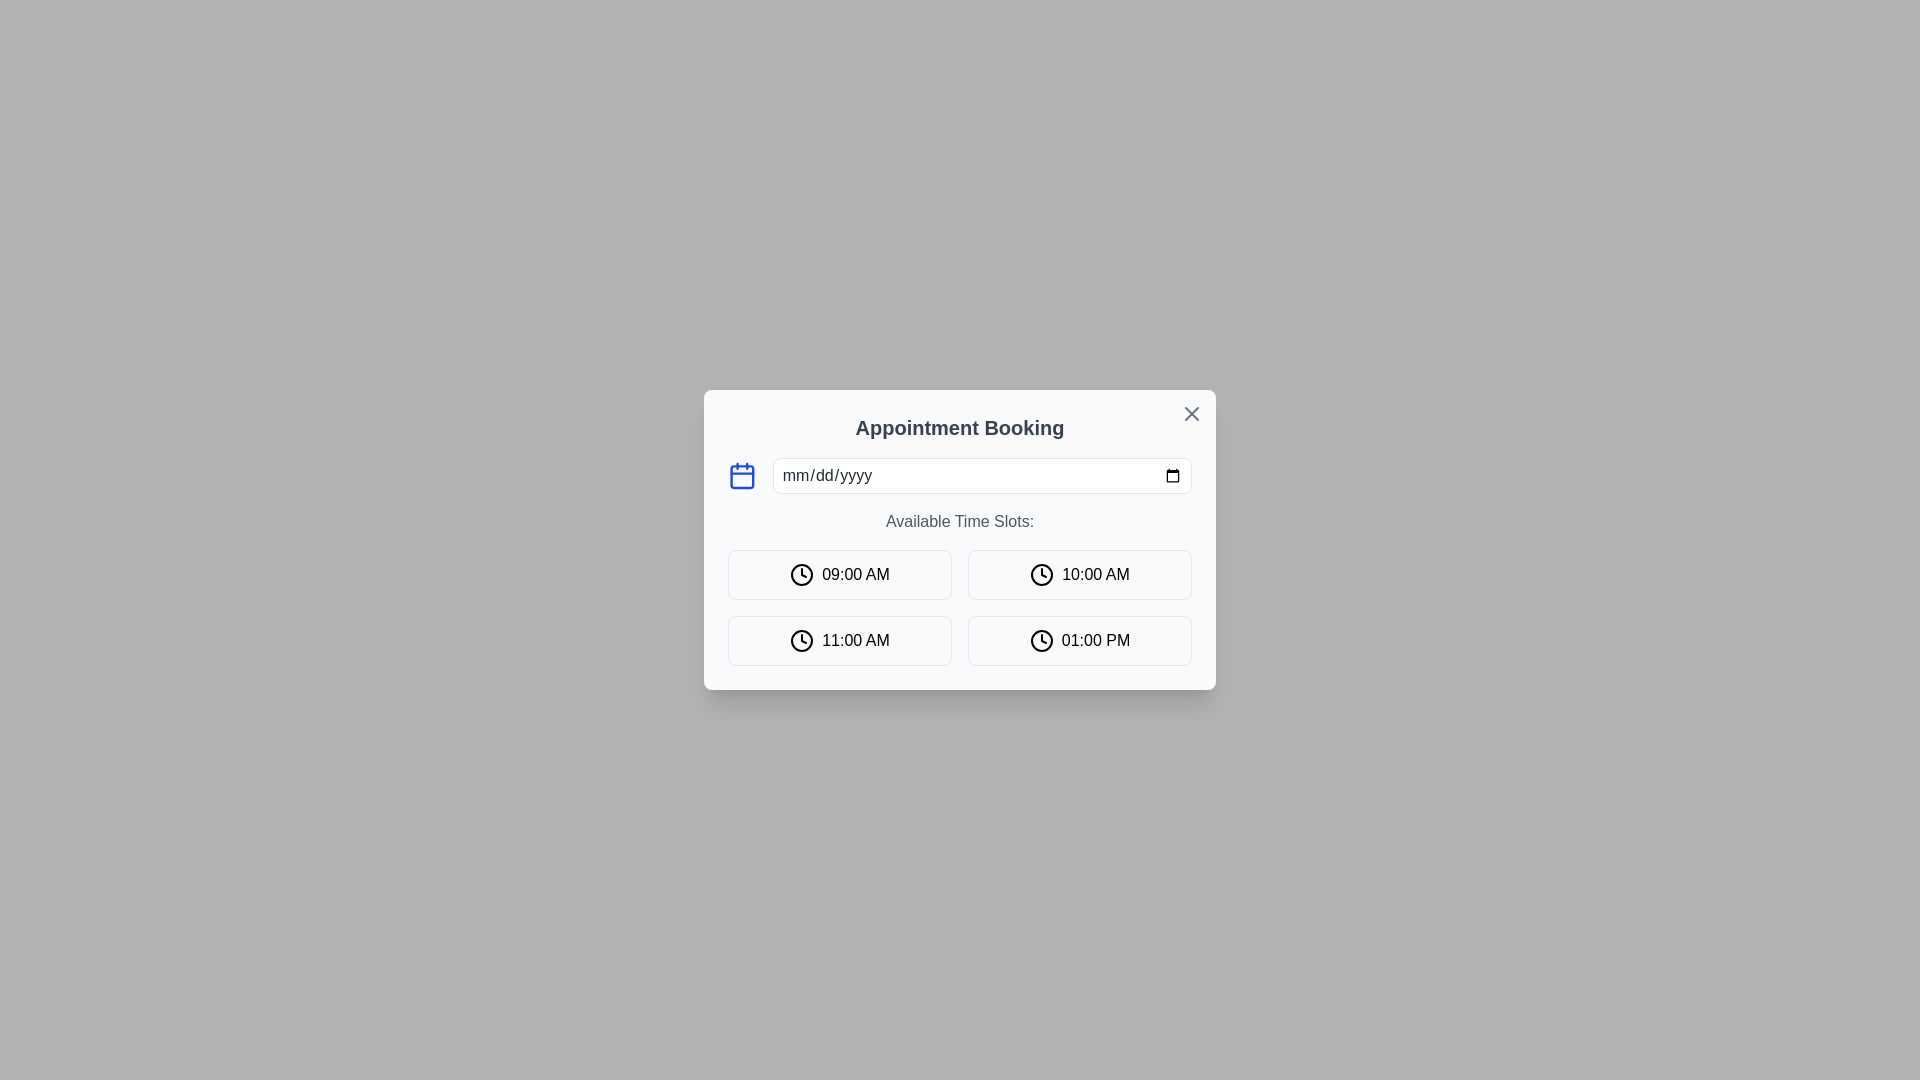 This screenshot has width=1920, height=1080. Describe the element at coordinates (840, 640) in the screenshot. I see `the button representing the selectable time slot for '11:00 AM'` at that location.